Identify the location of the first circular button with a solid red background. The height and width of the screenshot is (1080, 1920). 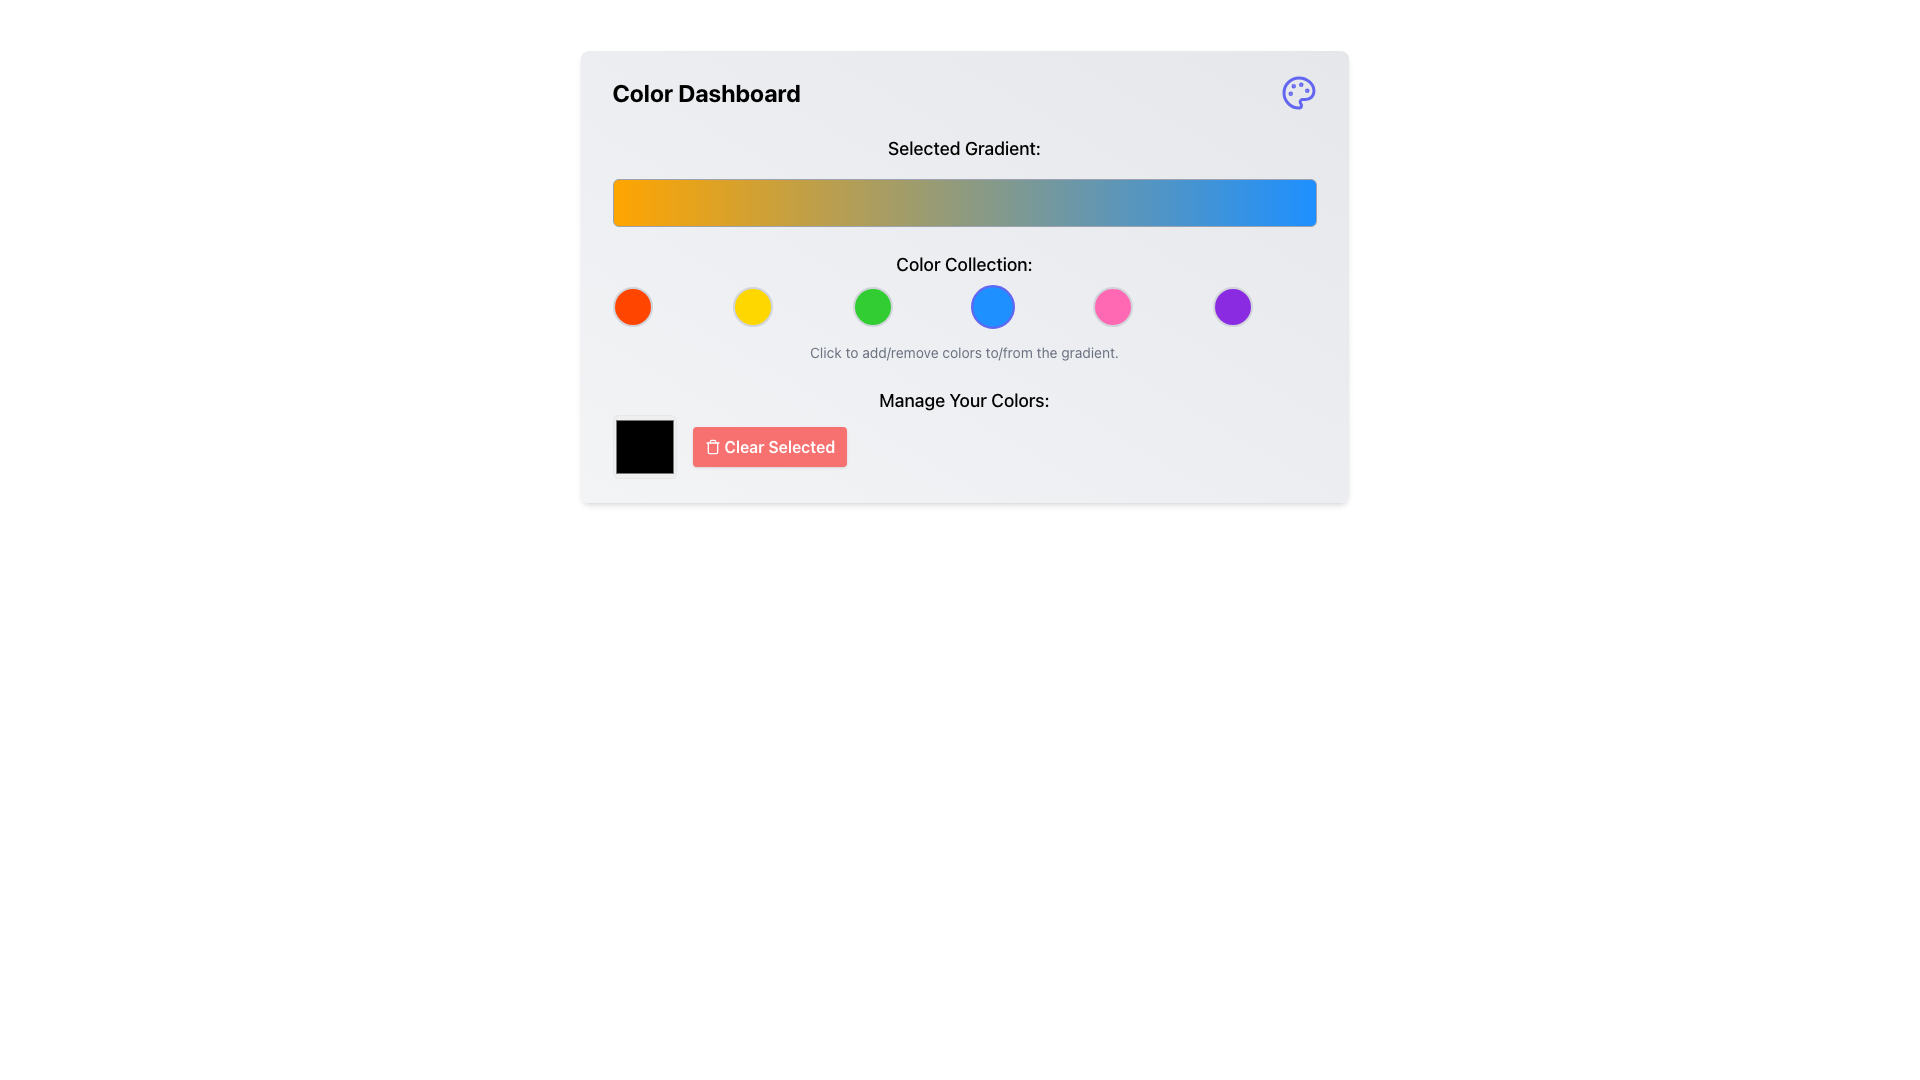
(631, 307).